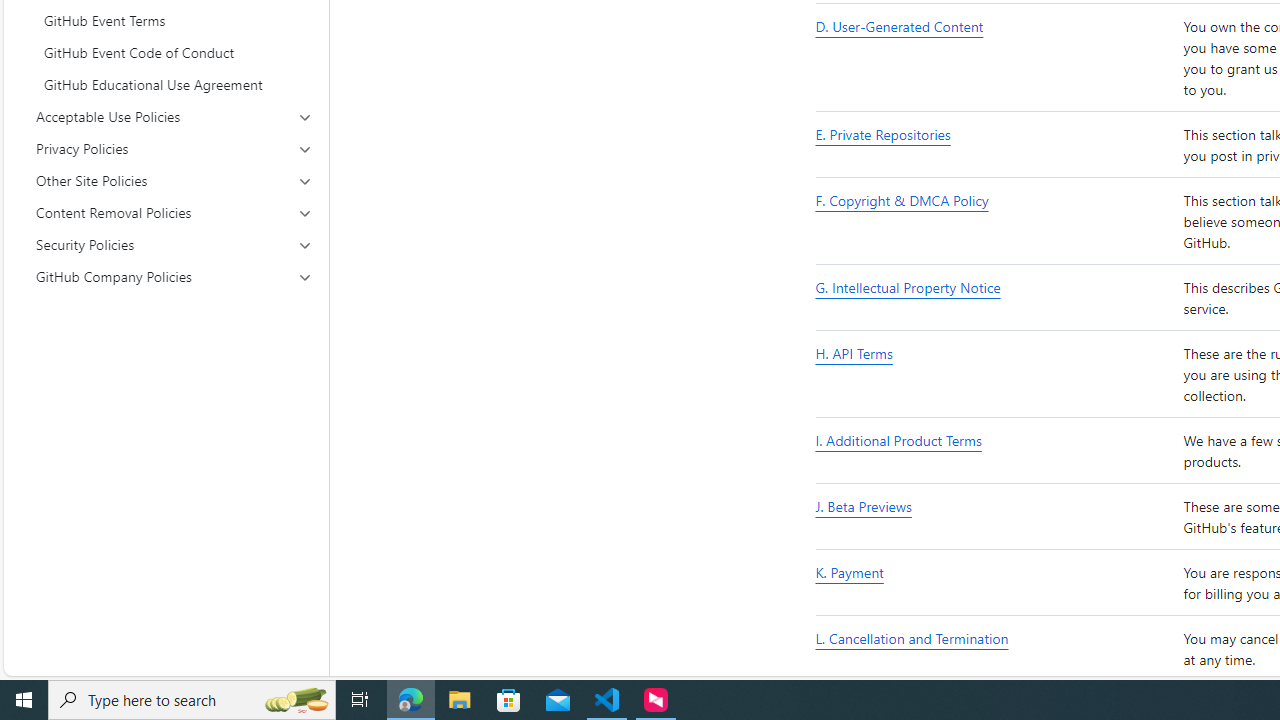 Image resolution: width=1280 pixels, height=720 pixels. What do you see at coordinates (174, 243) in the screenshot?
I see `'Security Policies'` at bounding box center [174, 243].